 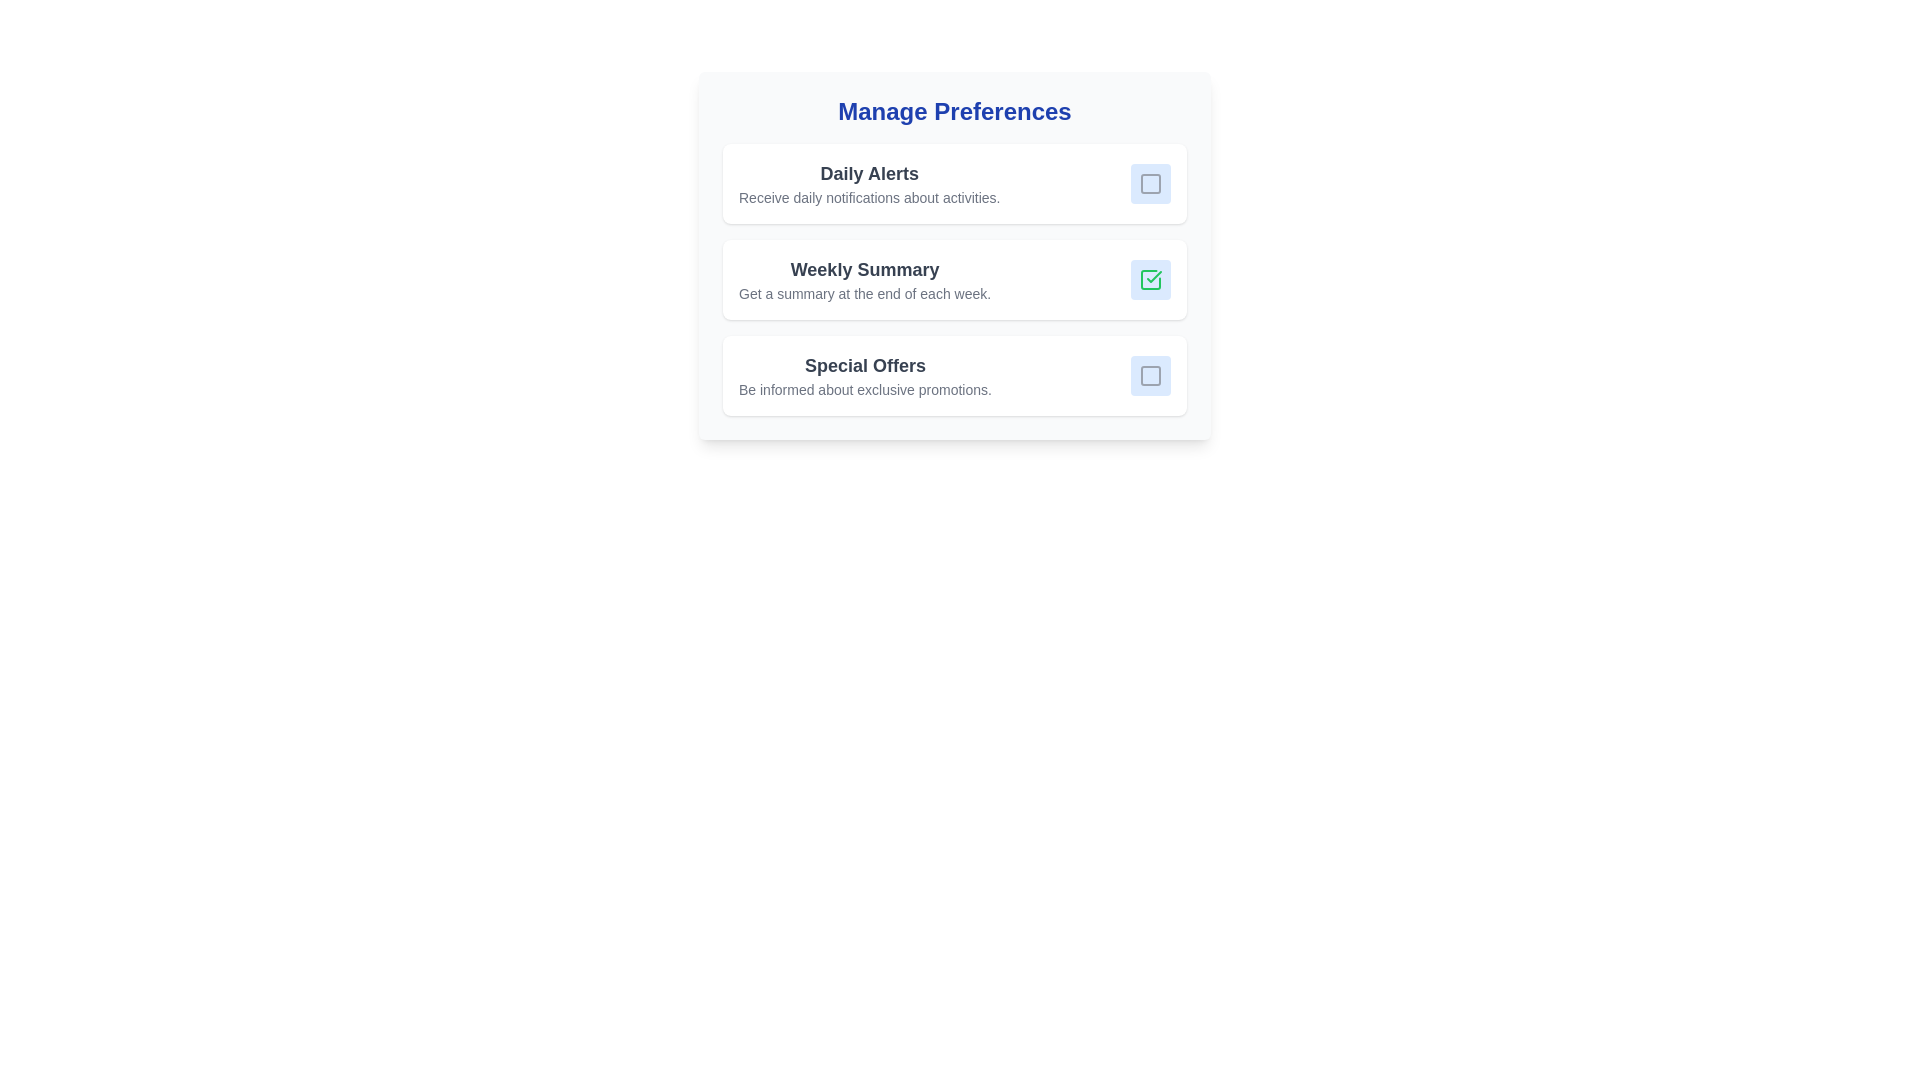 What do you see at coordinates (954, 111) in the screenshot?
I see `the Static Text Header displaying 'Manage Preferences' in bold, large blue font, which serves as the title for the preferences management interface` at bounding box center [954, 111].